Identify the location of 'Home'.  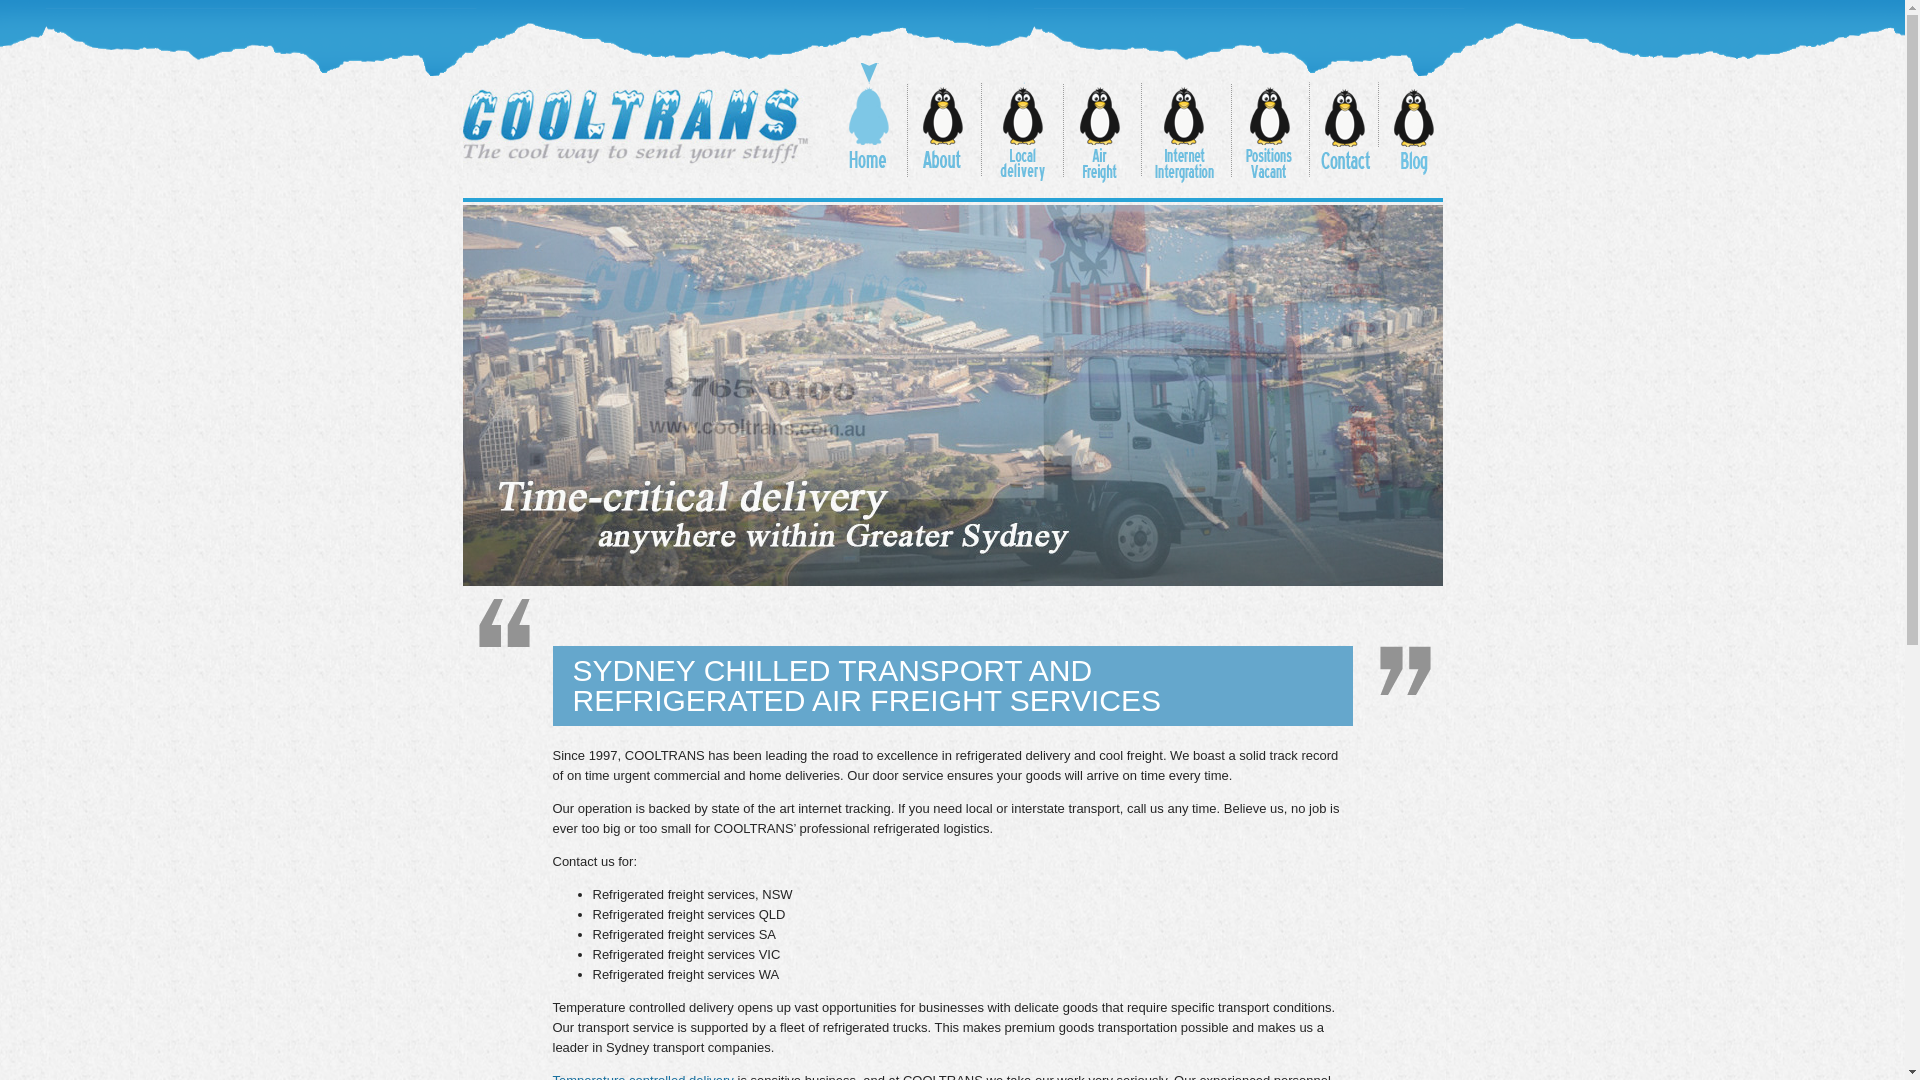
(865, 123).